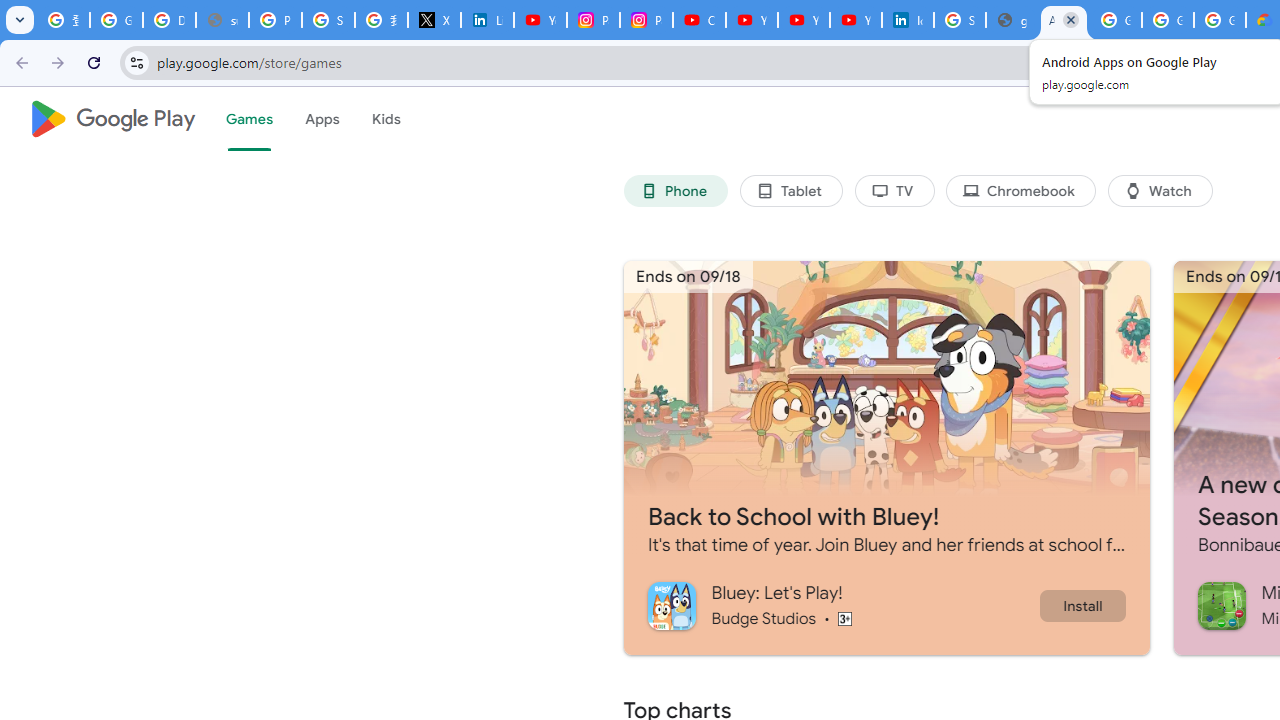 The width and height of the screenshot is (1280, 720). Describe the element at coordinates (844, 617) in the screenshot. I see `'Content rating Rated for 3+'` at that location.